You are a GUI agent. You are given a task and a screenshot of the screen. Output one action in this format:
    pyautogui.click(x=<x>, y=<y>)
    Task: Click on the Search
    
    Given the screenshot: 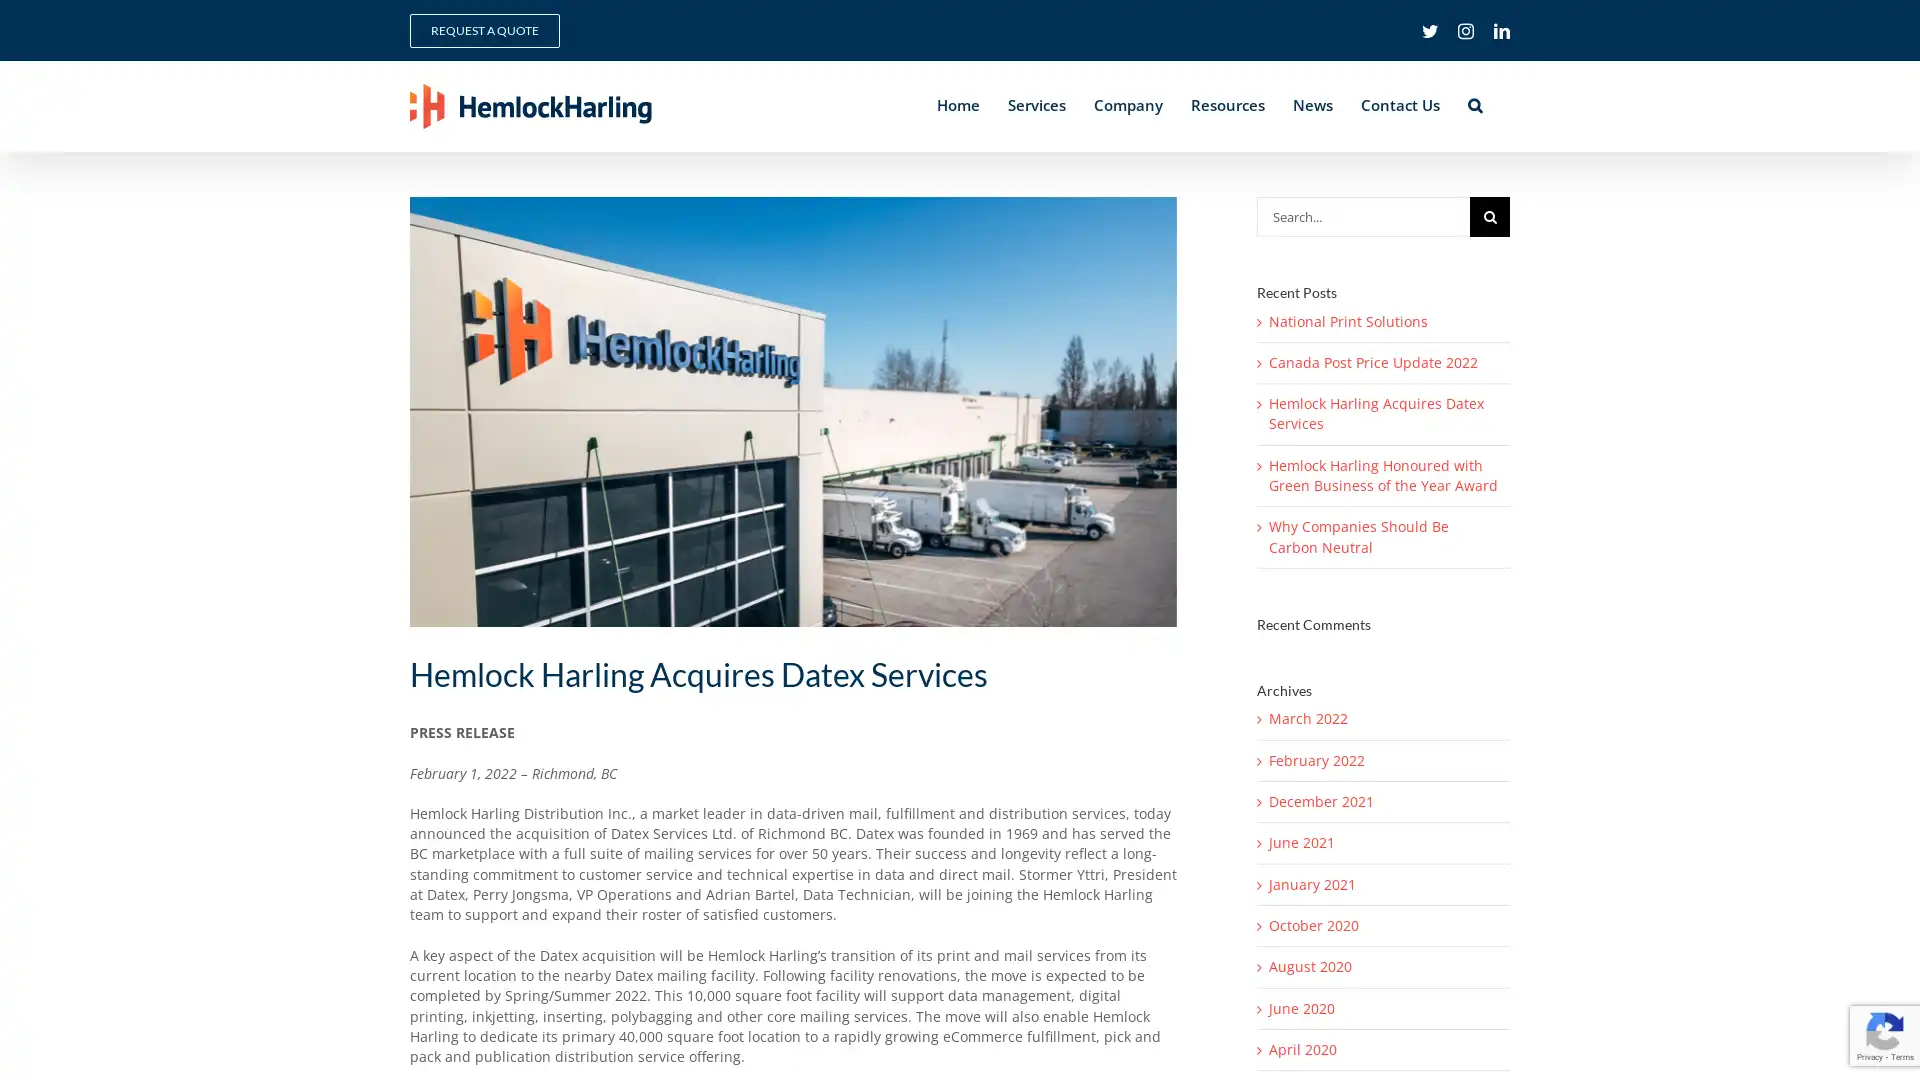 What is the action you would take?
    pyautogui.click(x=1474, y=105)
    